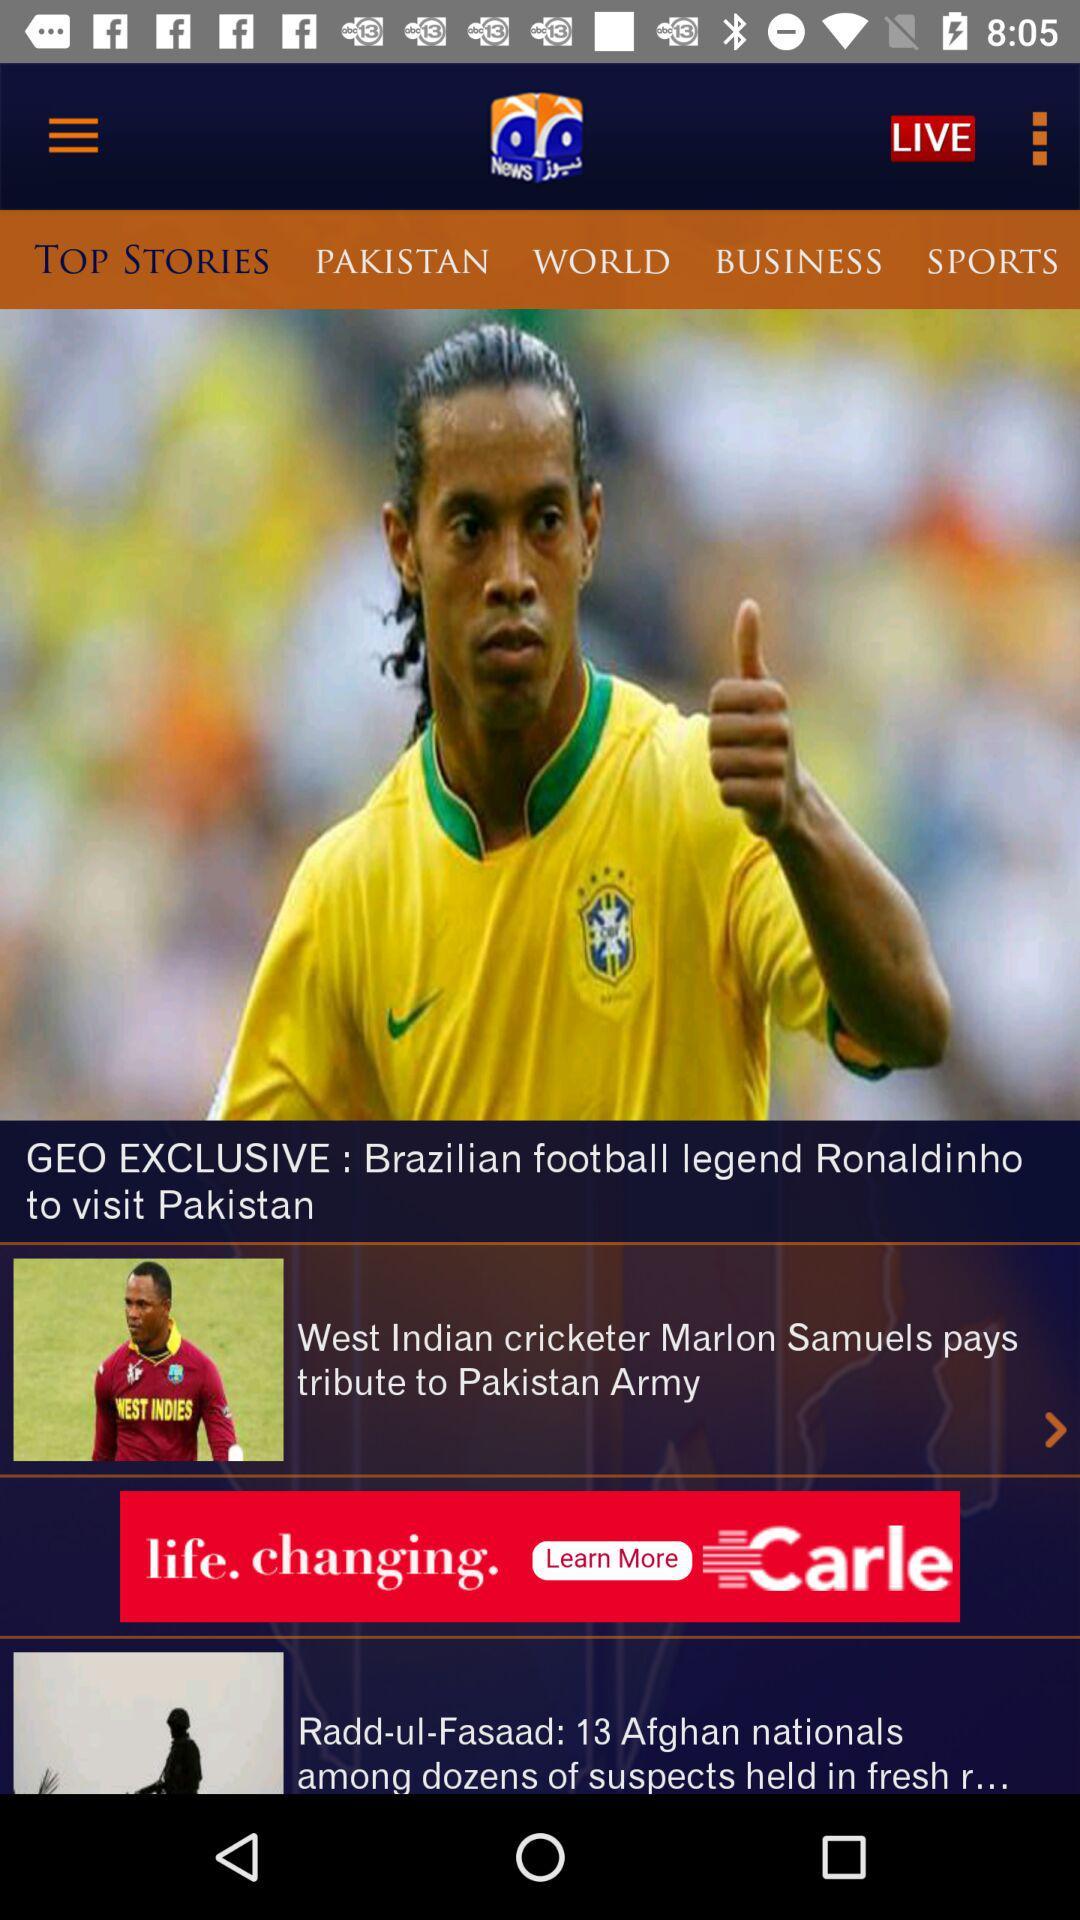 This screenshot has height=1920, width=1080. Describe the element at coordinates (1036, 135) in the screenshot. I see `see the gallery` at that location.